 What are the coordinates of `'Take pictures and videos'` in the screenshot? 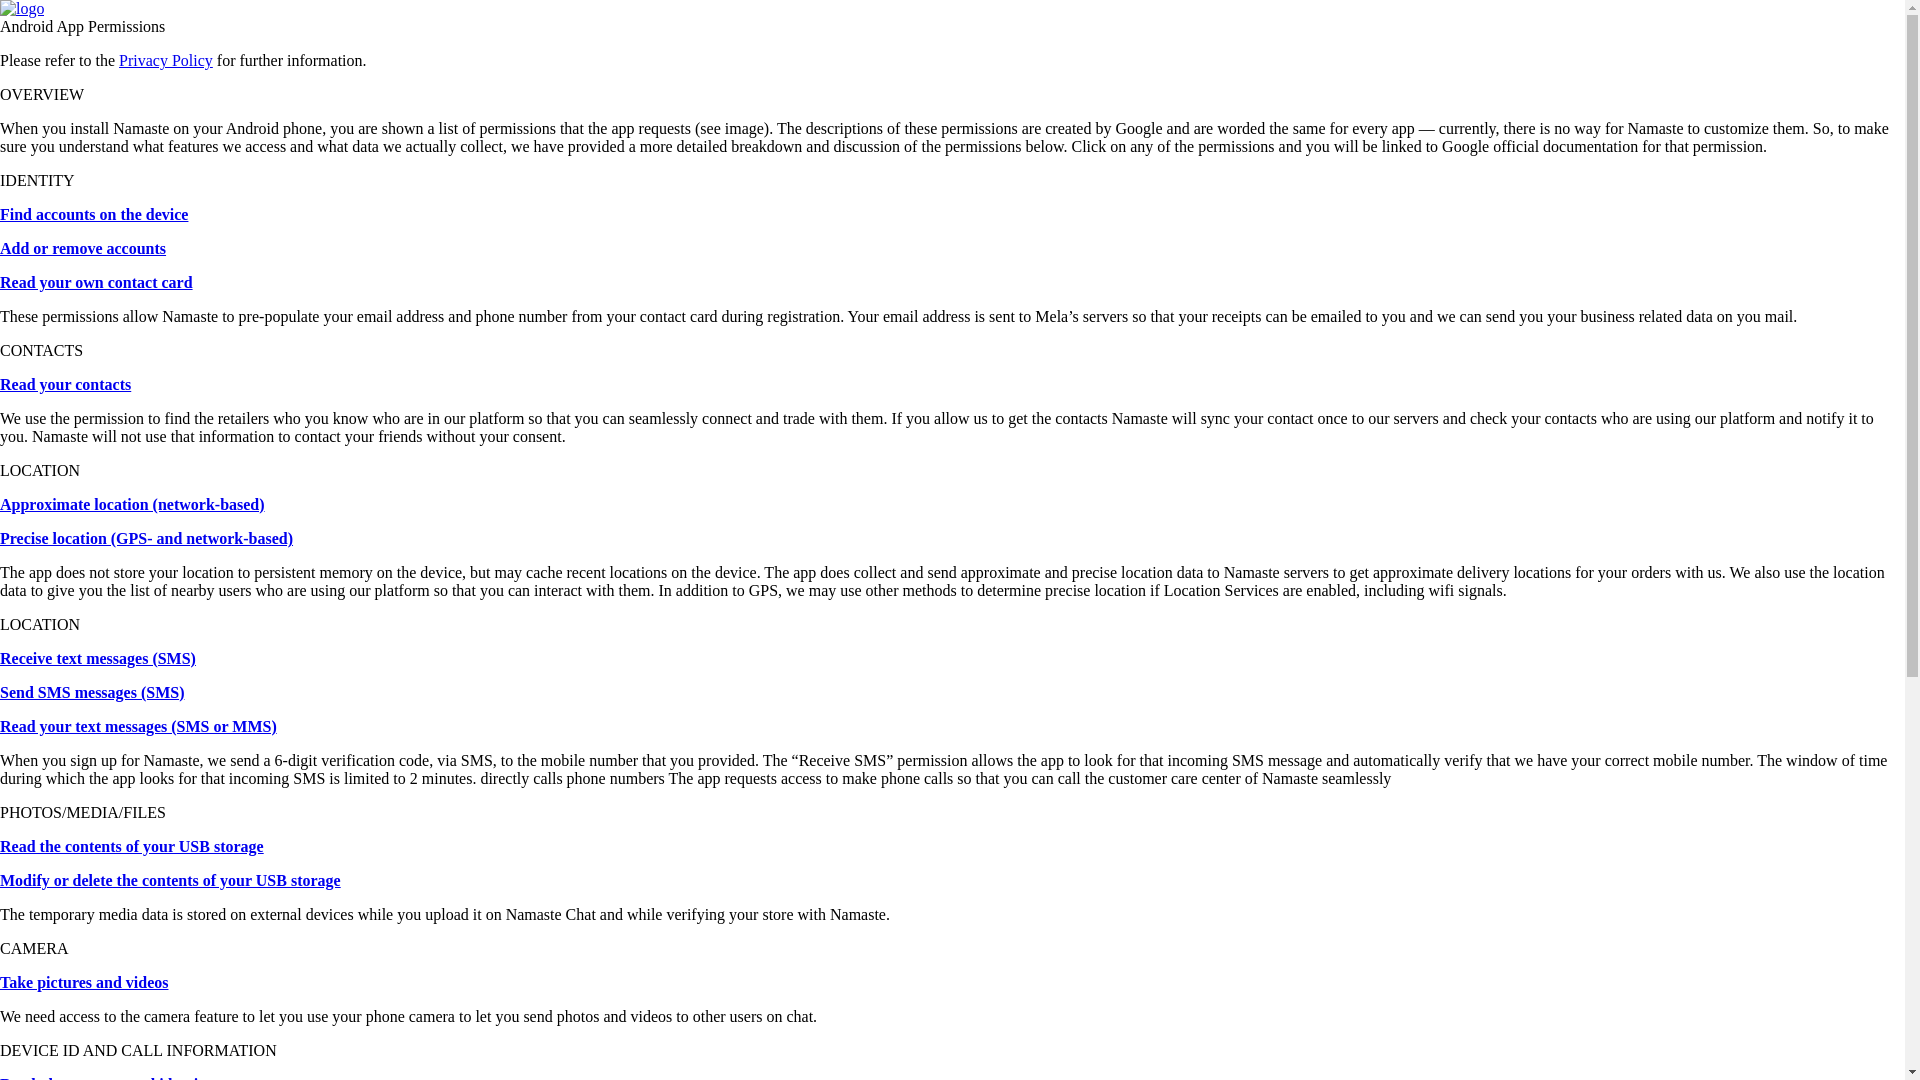 It's located at (82, 981).